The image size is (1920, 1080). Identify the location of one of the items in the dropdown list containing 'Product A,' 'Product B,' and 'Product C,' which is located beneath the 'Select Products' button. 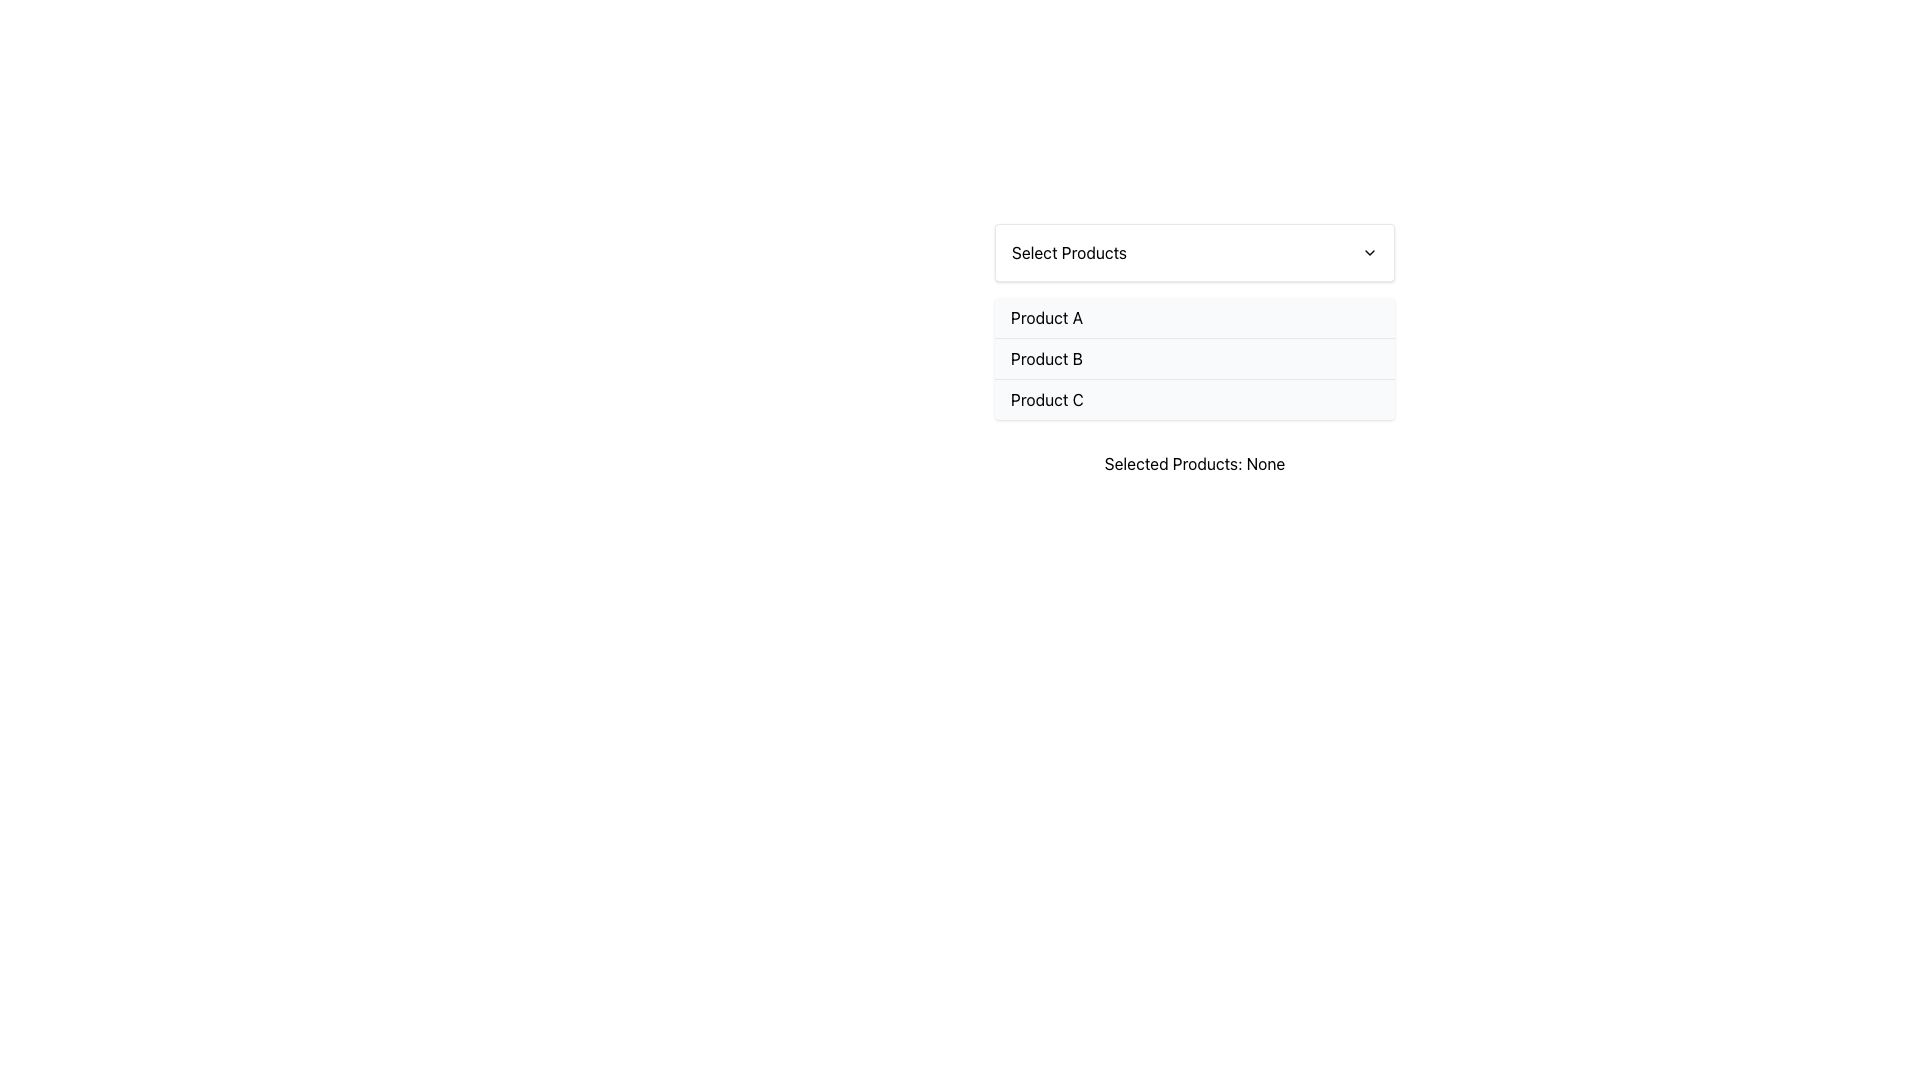
(1195, 357).